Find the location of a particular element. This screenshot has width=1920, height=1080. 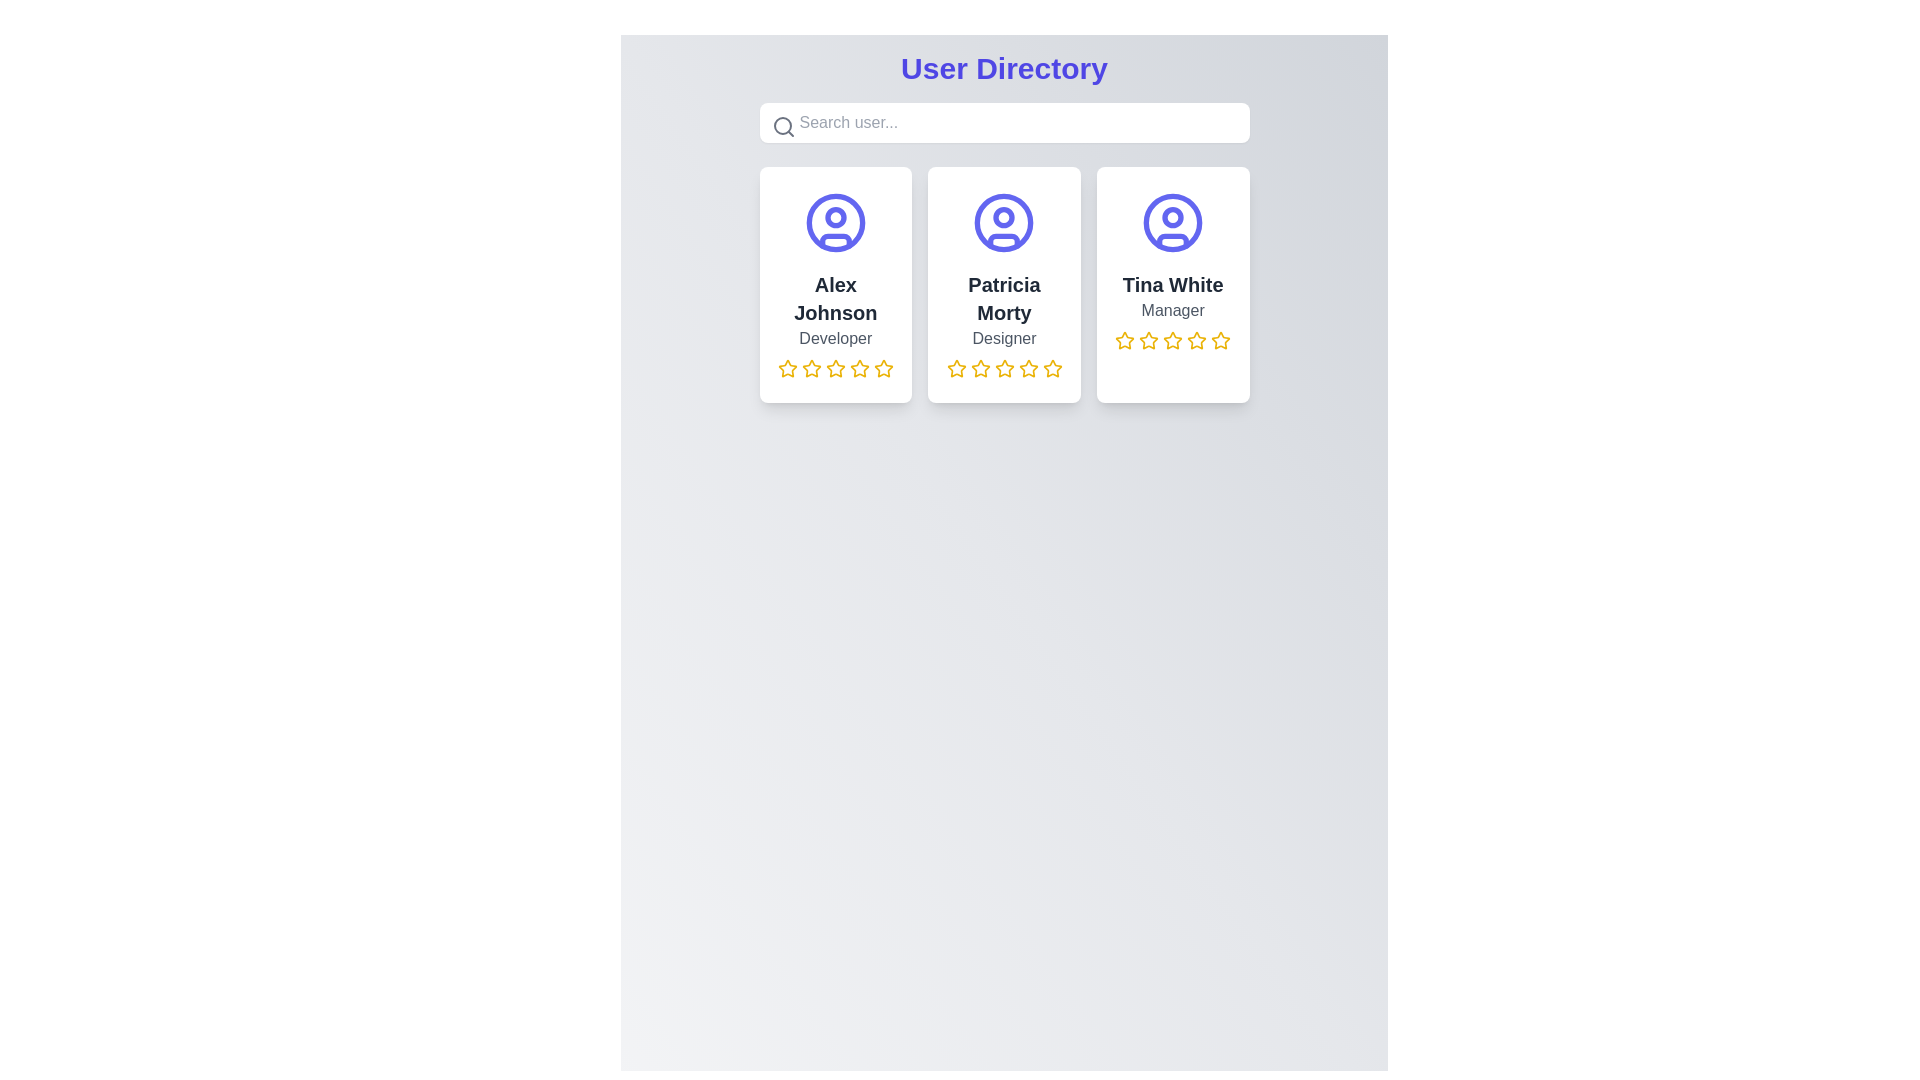

the profile icon representing 'Patricia Morty' is located at coordinates (1004, 223).